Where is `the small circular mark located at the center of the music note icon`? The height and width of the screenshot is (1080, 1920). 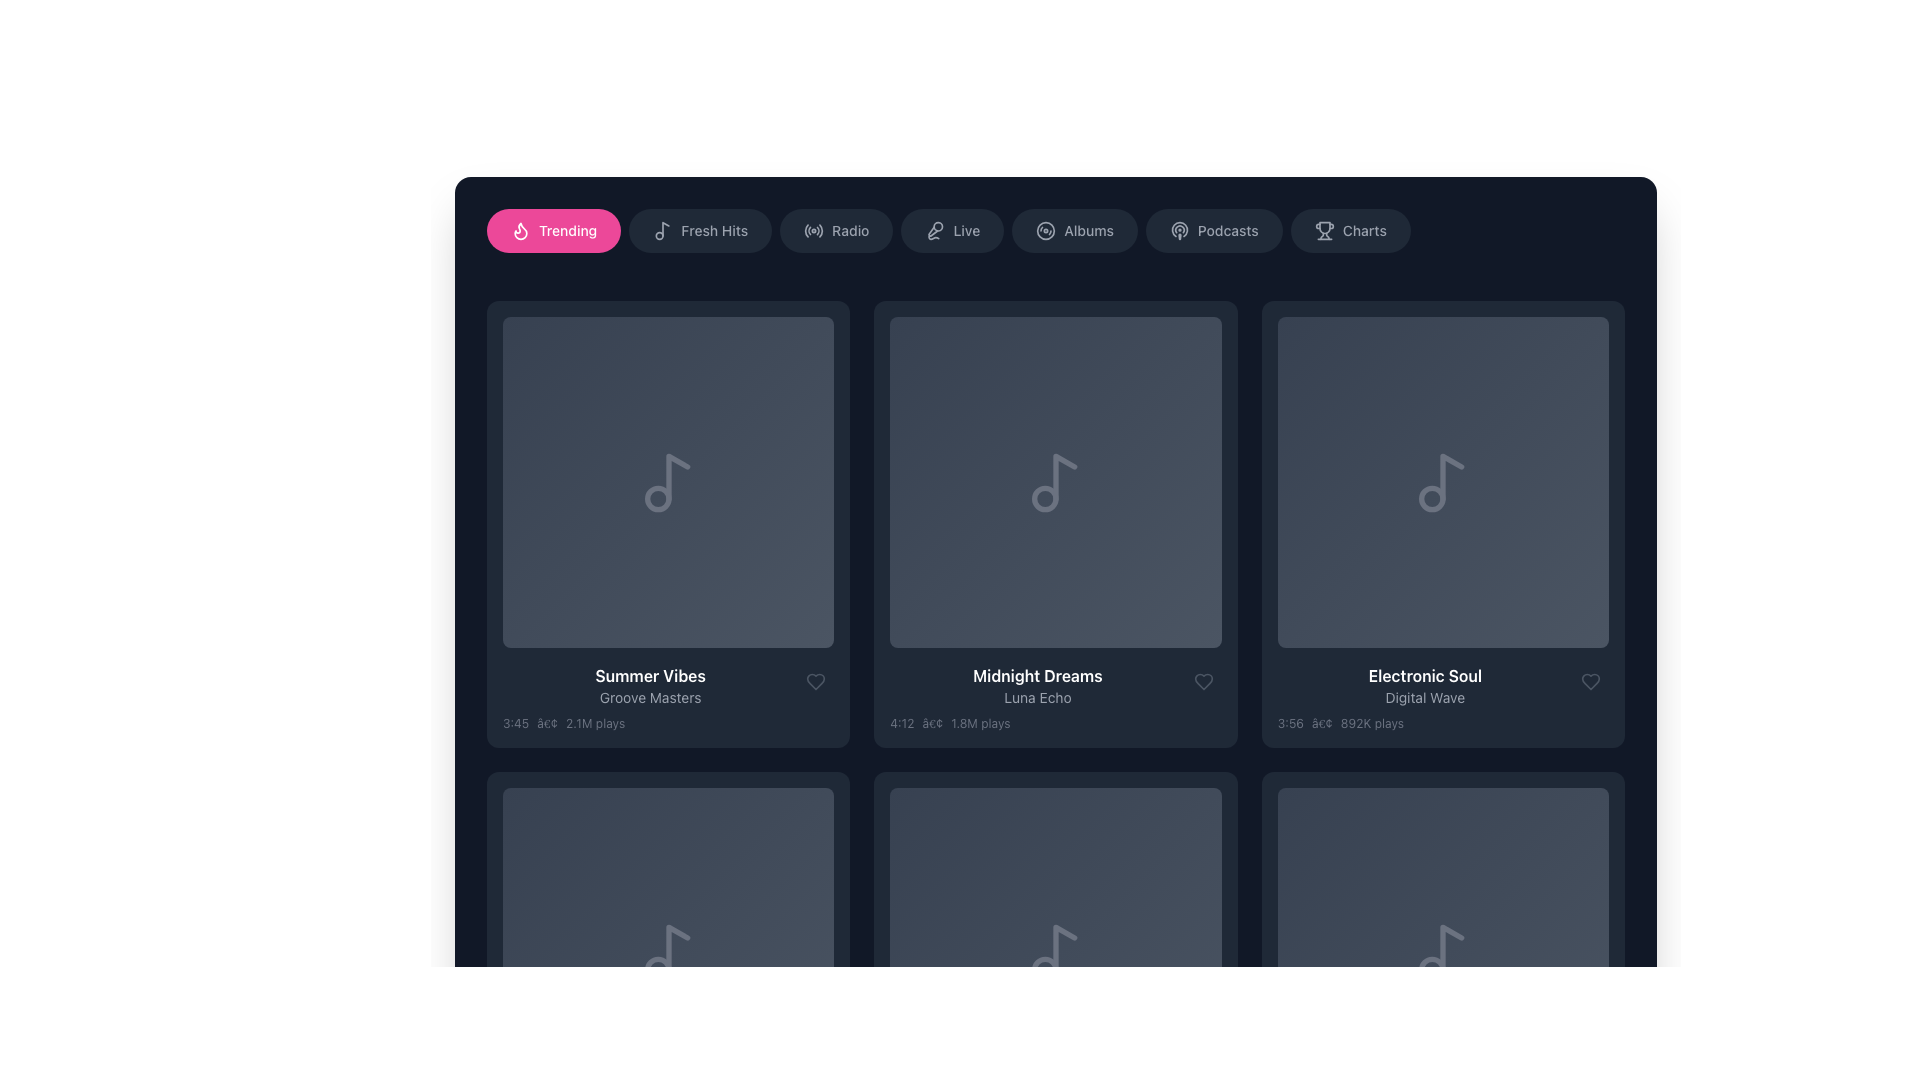
the small circular mark located at the center of the music note icon is located at coordinates (1044, 497).